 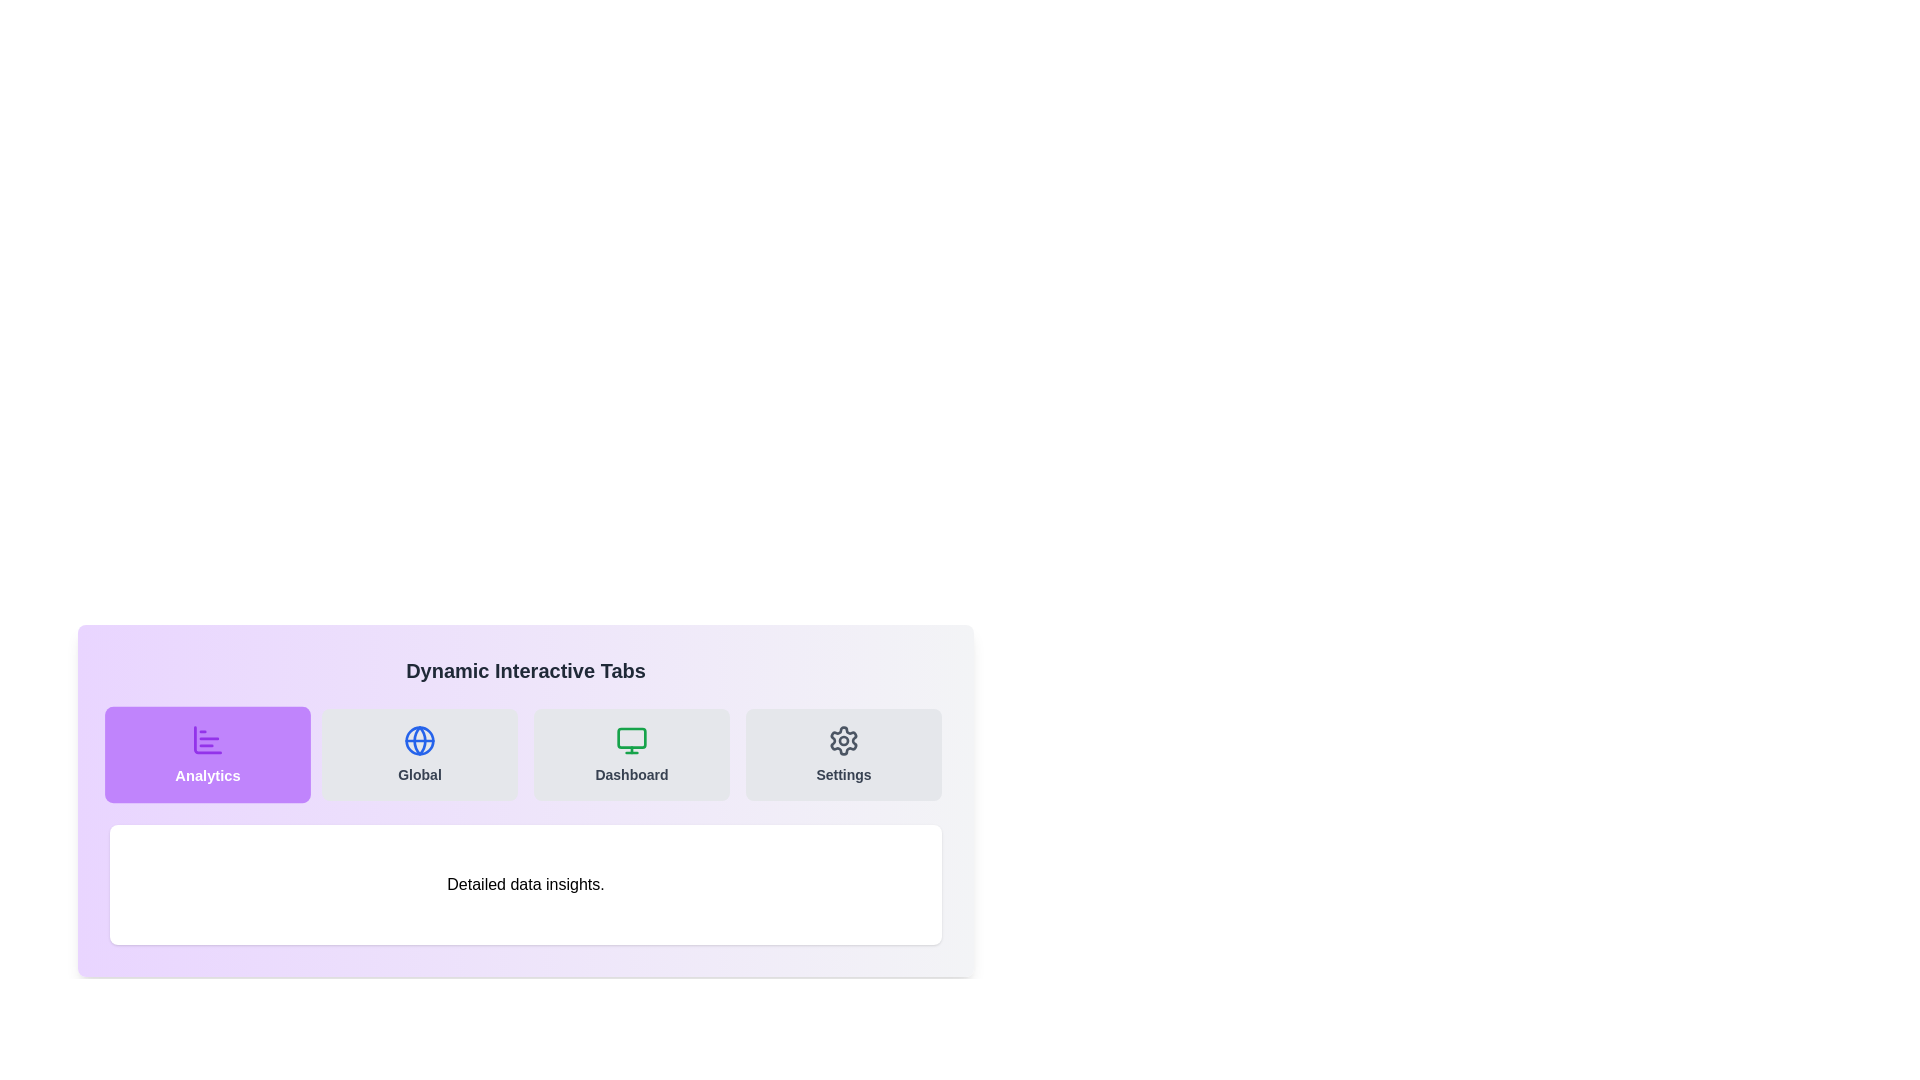 What do you see at coordinates (631, 737) in the screenshot?
I see `the top rectangle of the monitor icon located in the 'Dashboard' tab, which is third from the left in the tab list` at bounding box center [631, 737].